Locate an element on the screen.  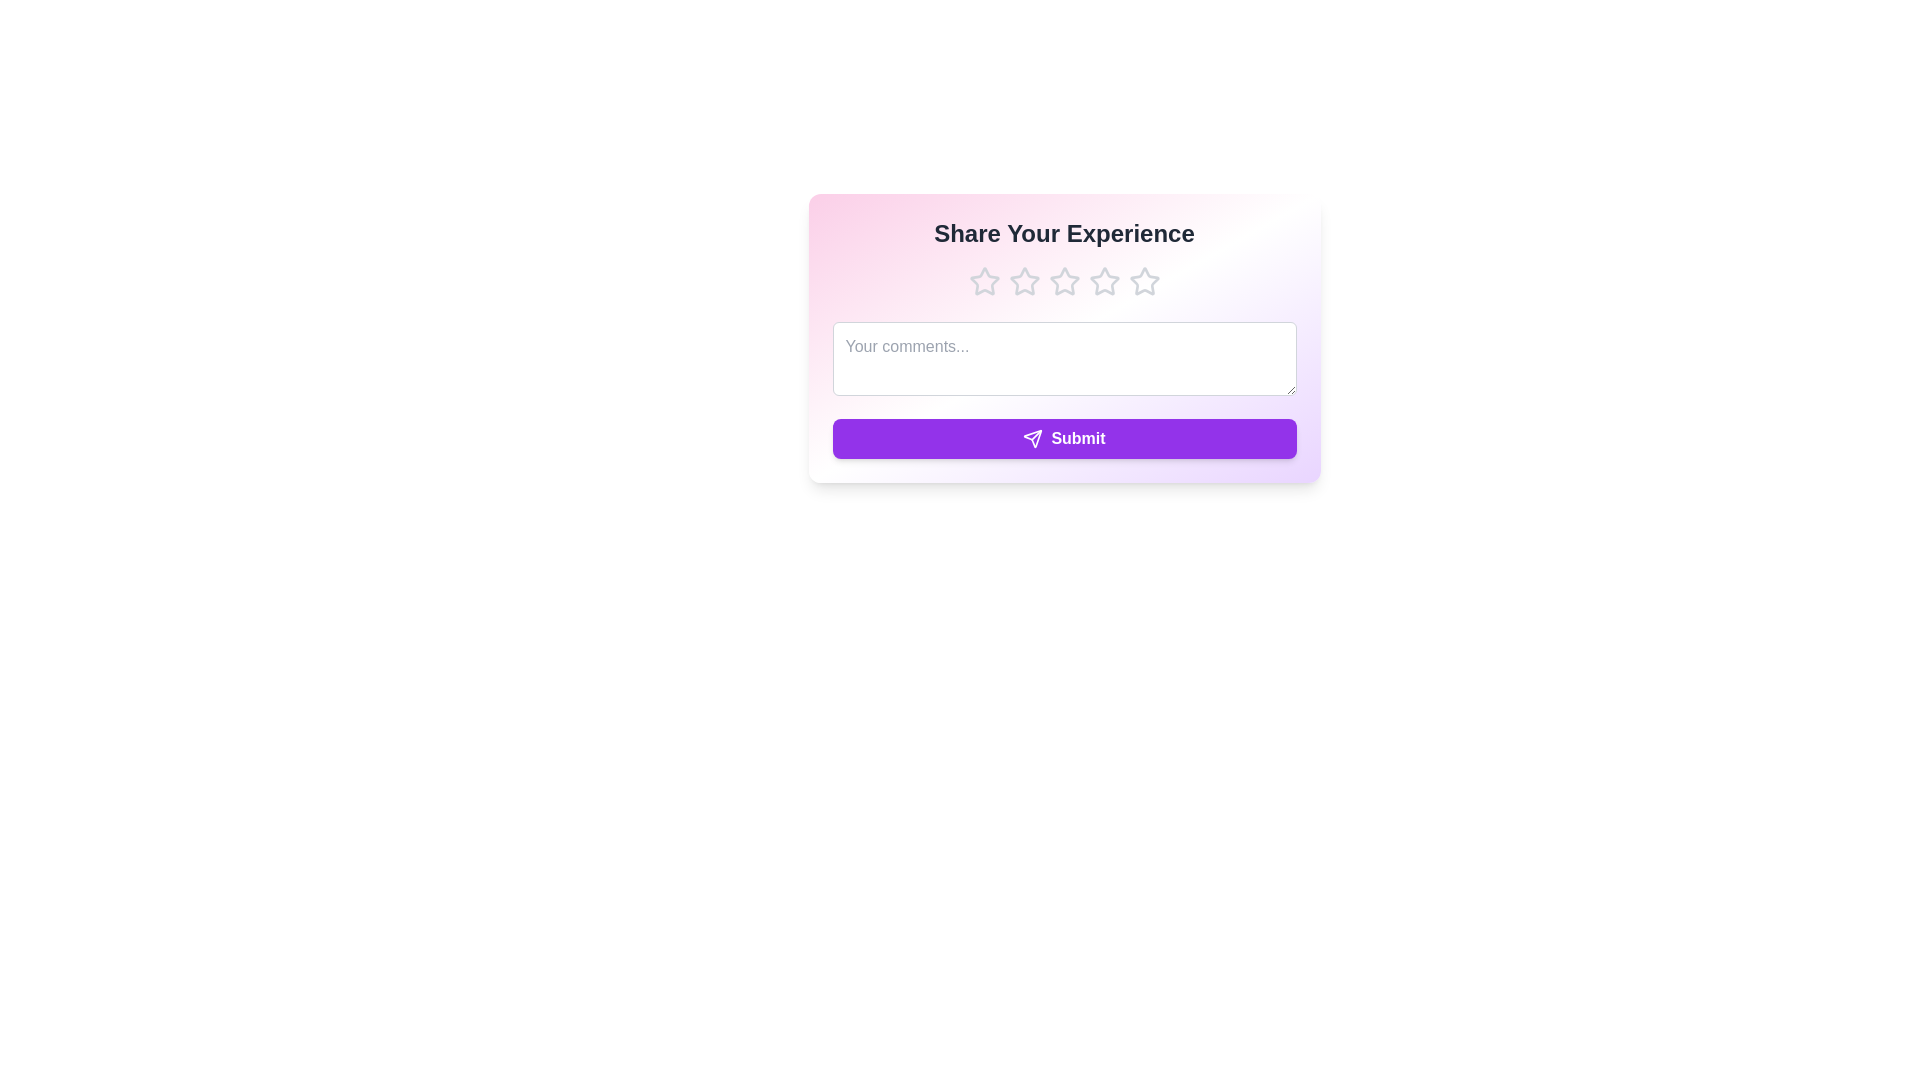
the fifth interactive rating star in the 'Share Your Experience' section is located at coordinates (1103, 281).